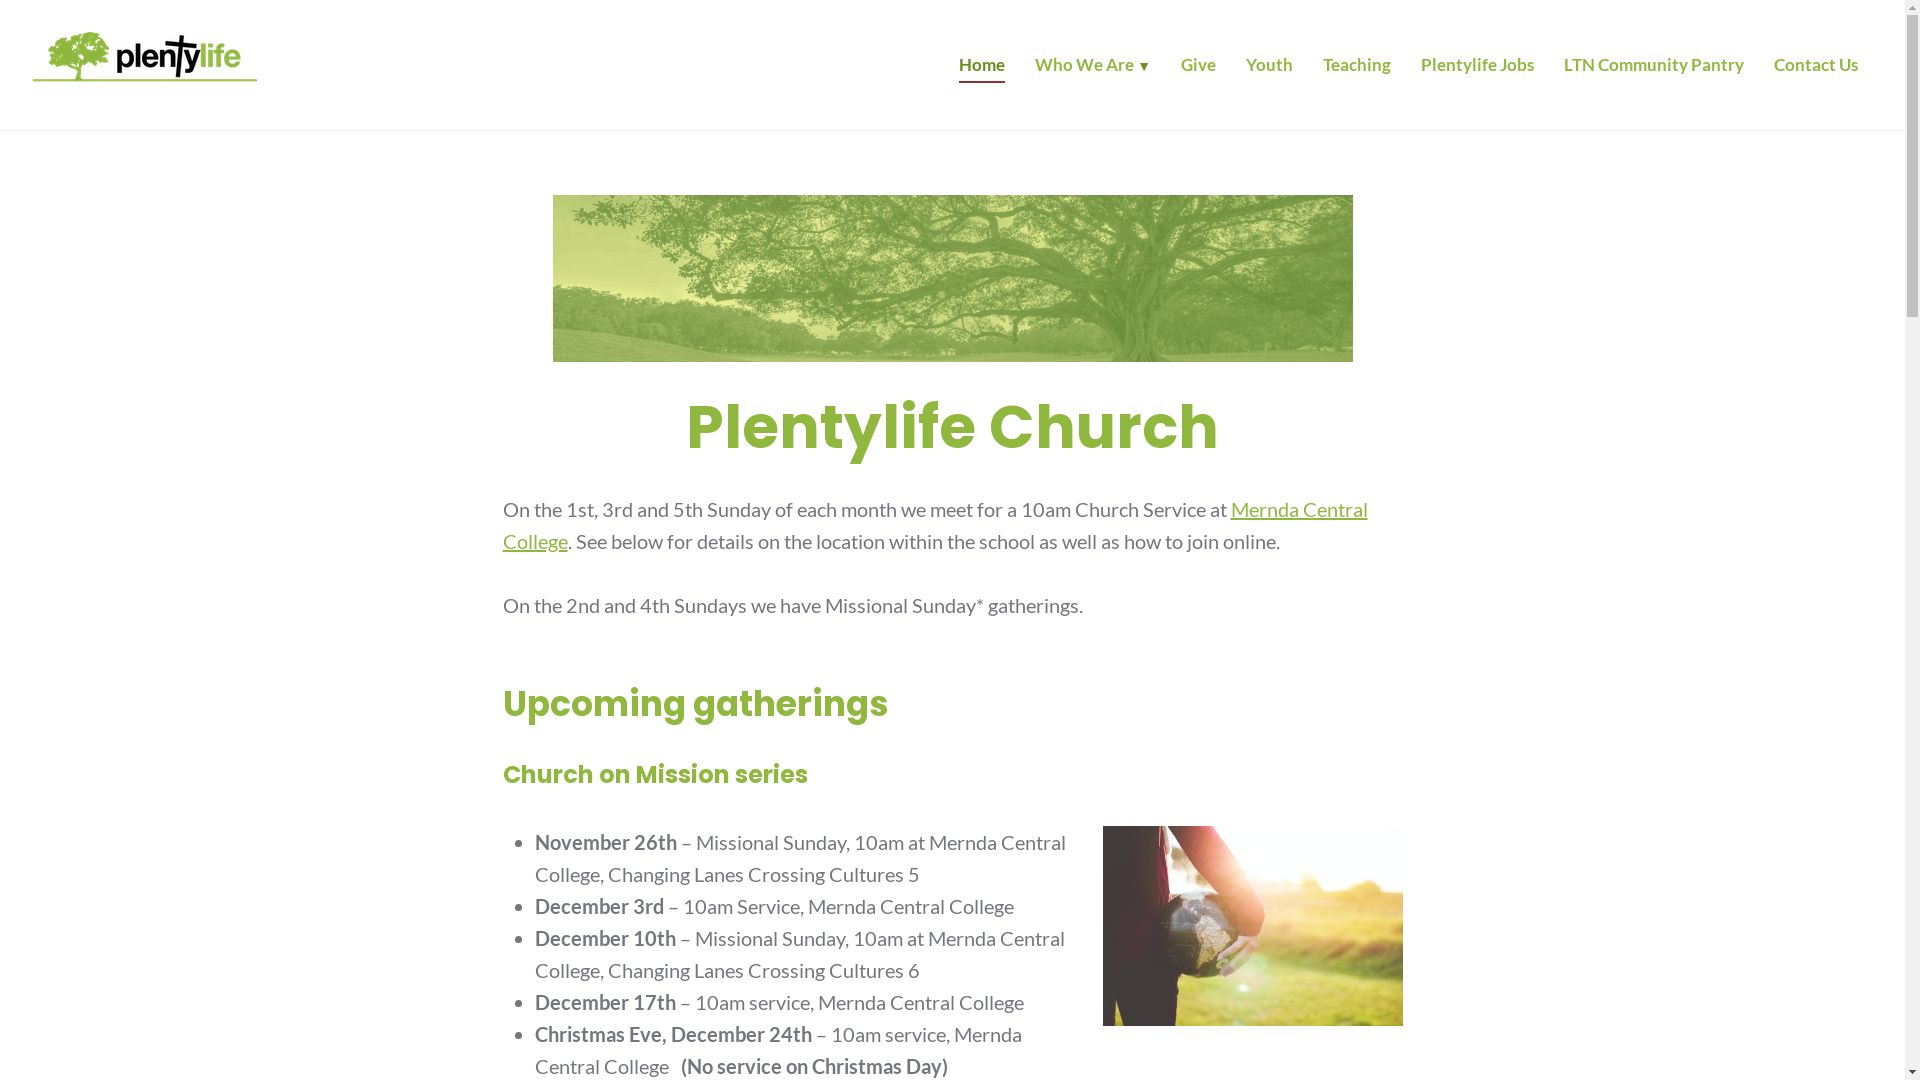 This screenshot has height=1080, width=1920. I want to click on 'Give', so click(1198, 67).